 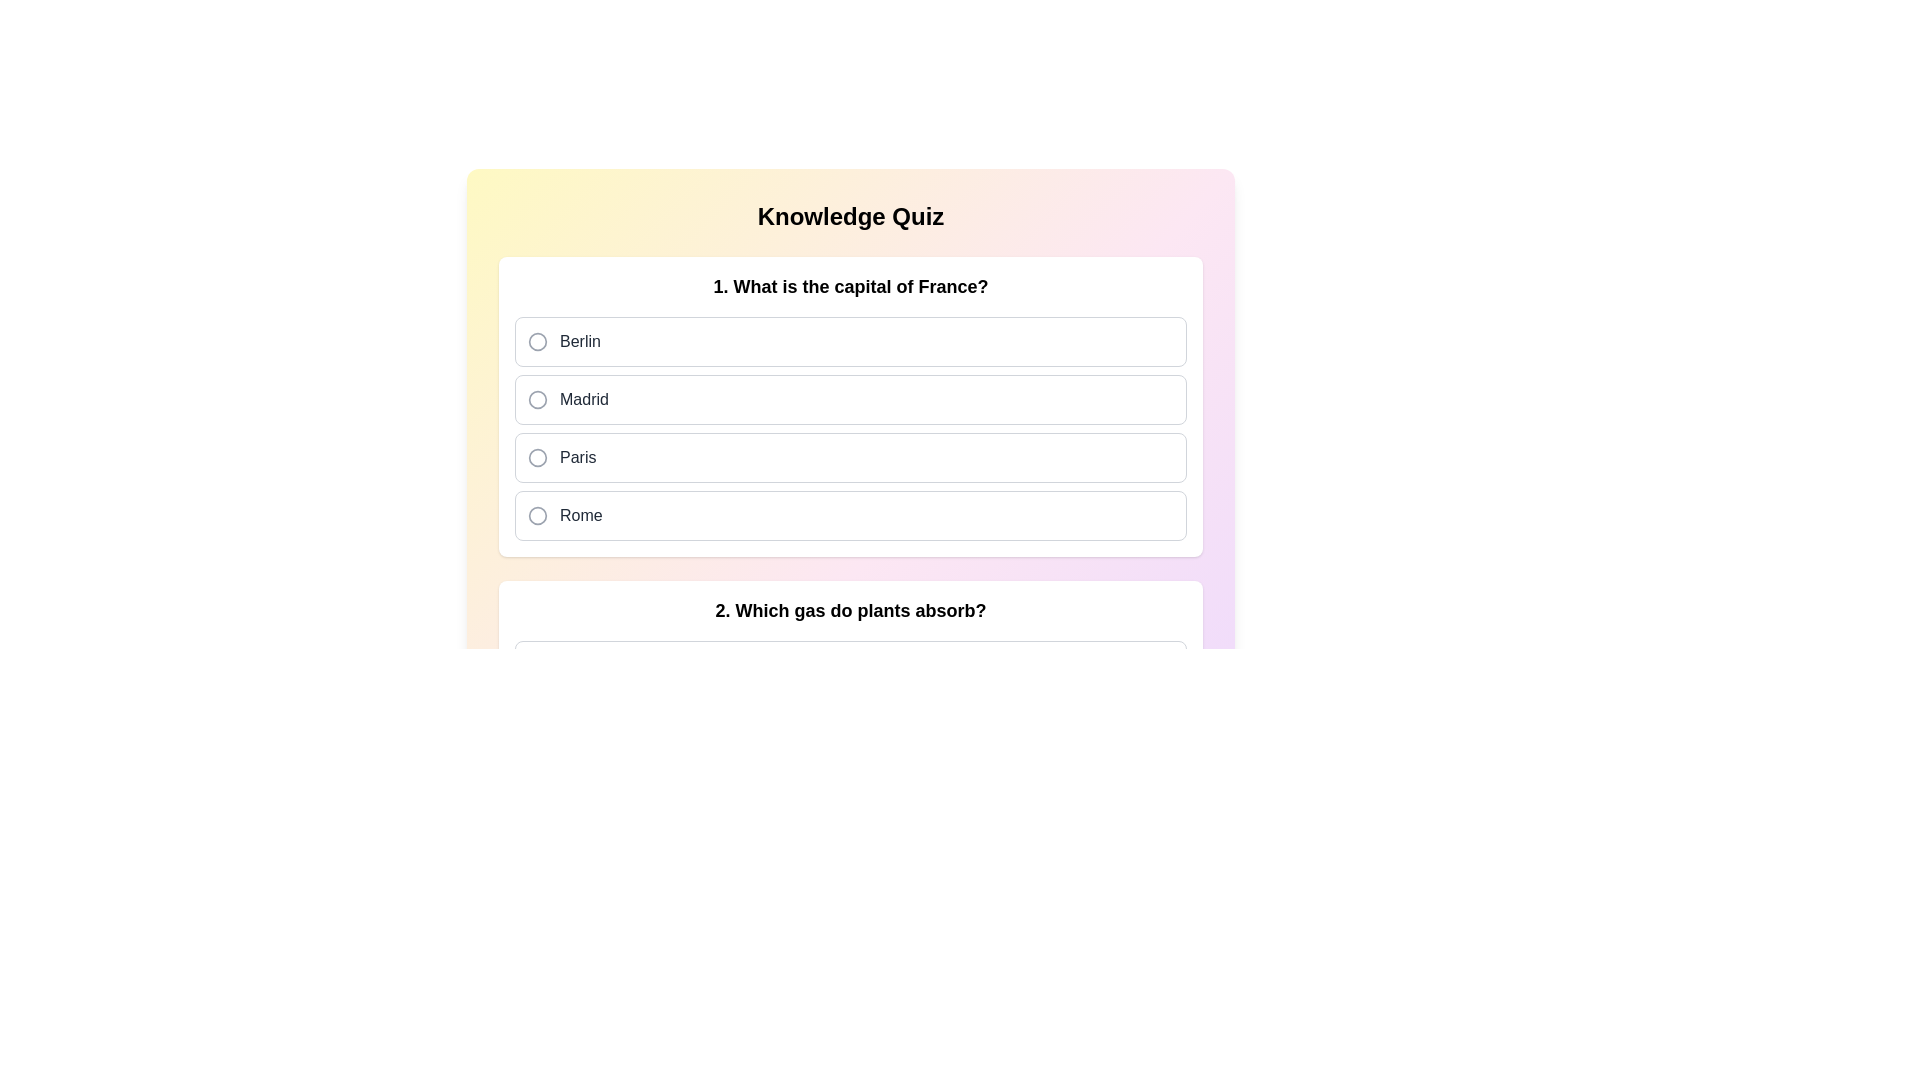 What do you see at coordinates (850, 515) in the screenshot?
I see `the fourth selectable option labeled 'Rome' in the questionnaire asking 'What is the capital of France?'` at bounding box center [850, 515].